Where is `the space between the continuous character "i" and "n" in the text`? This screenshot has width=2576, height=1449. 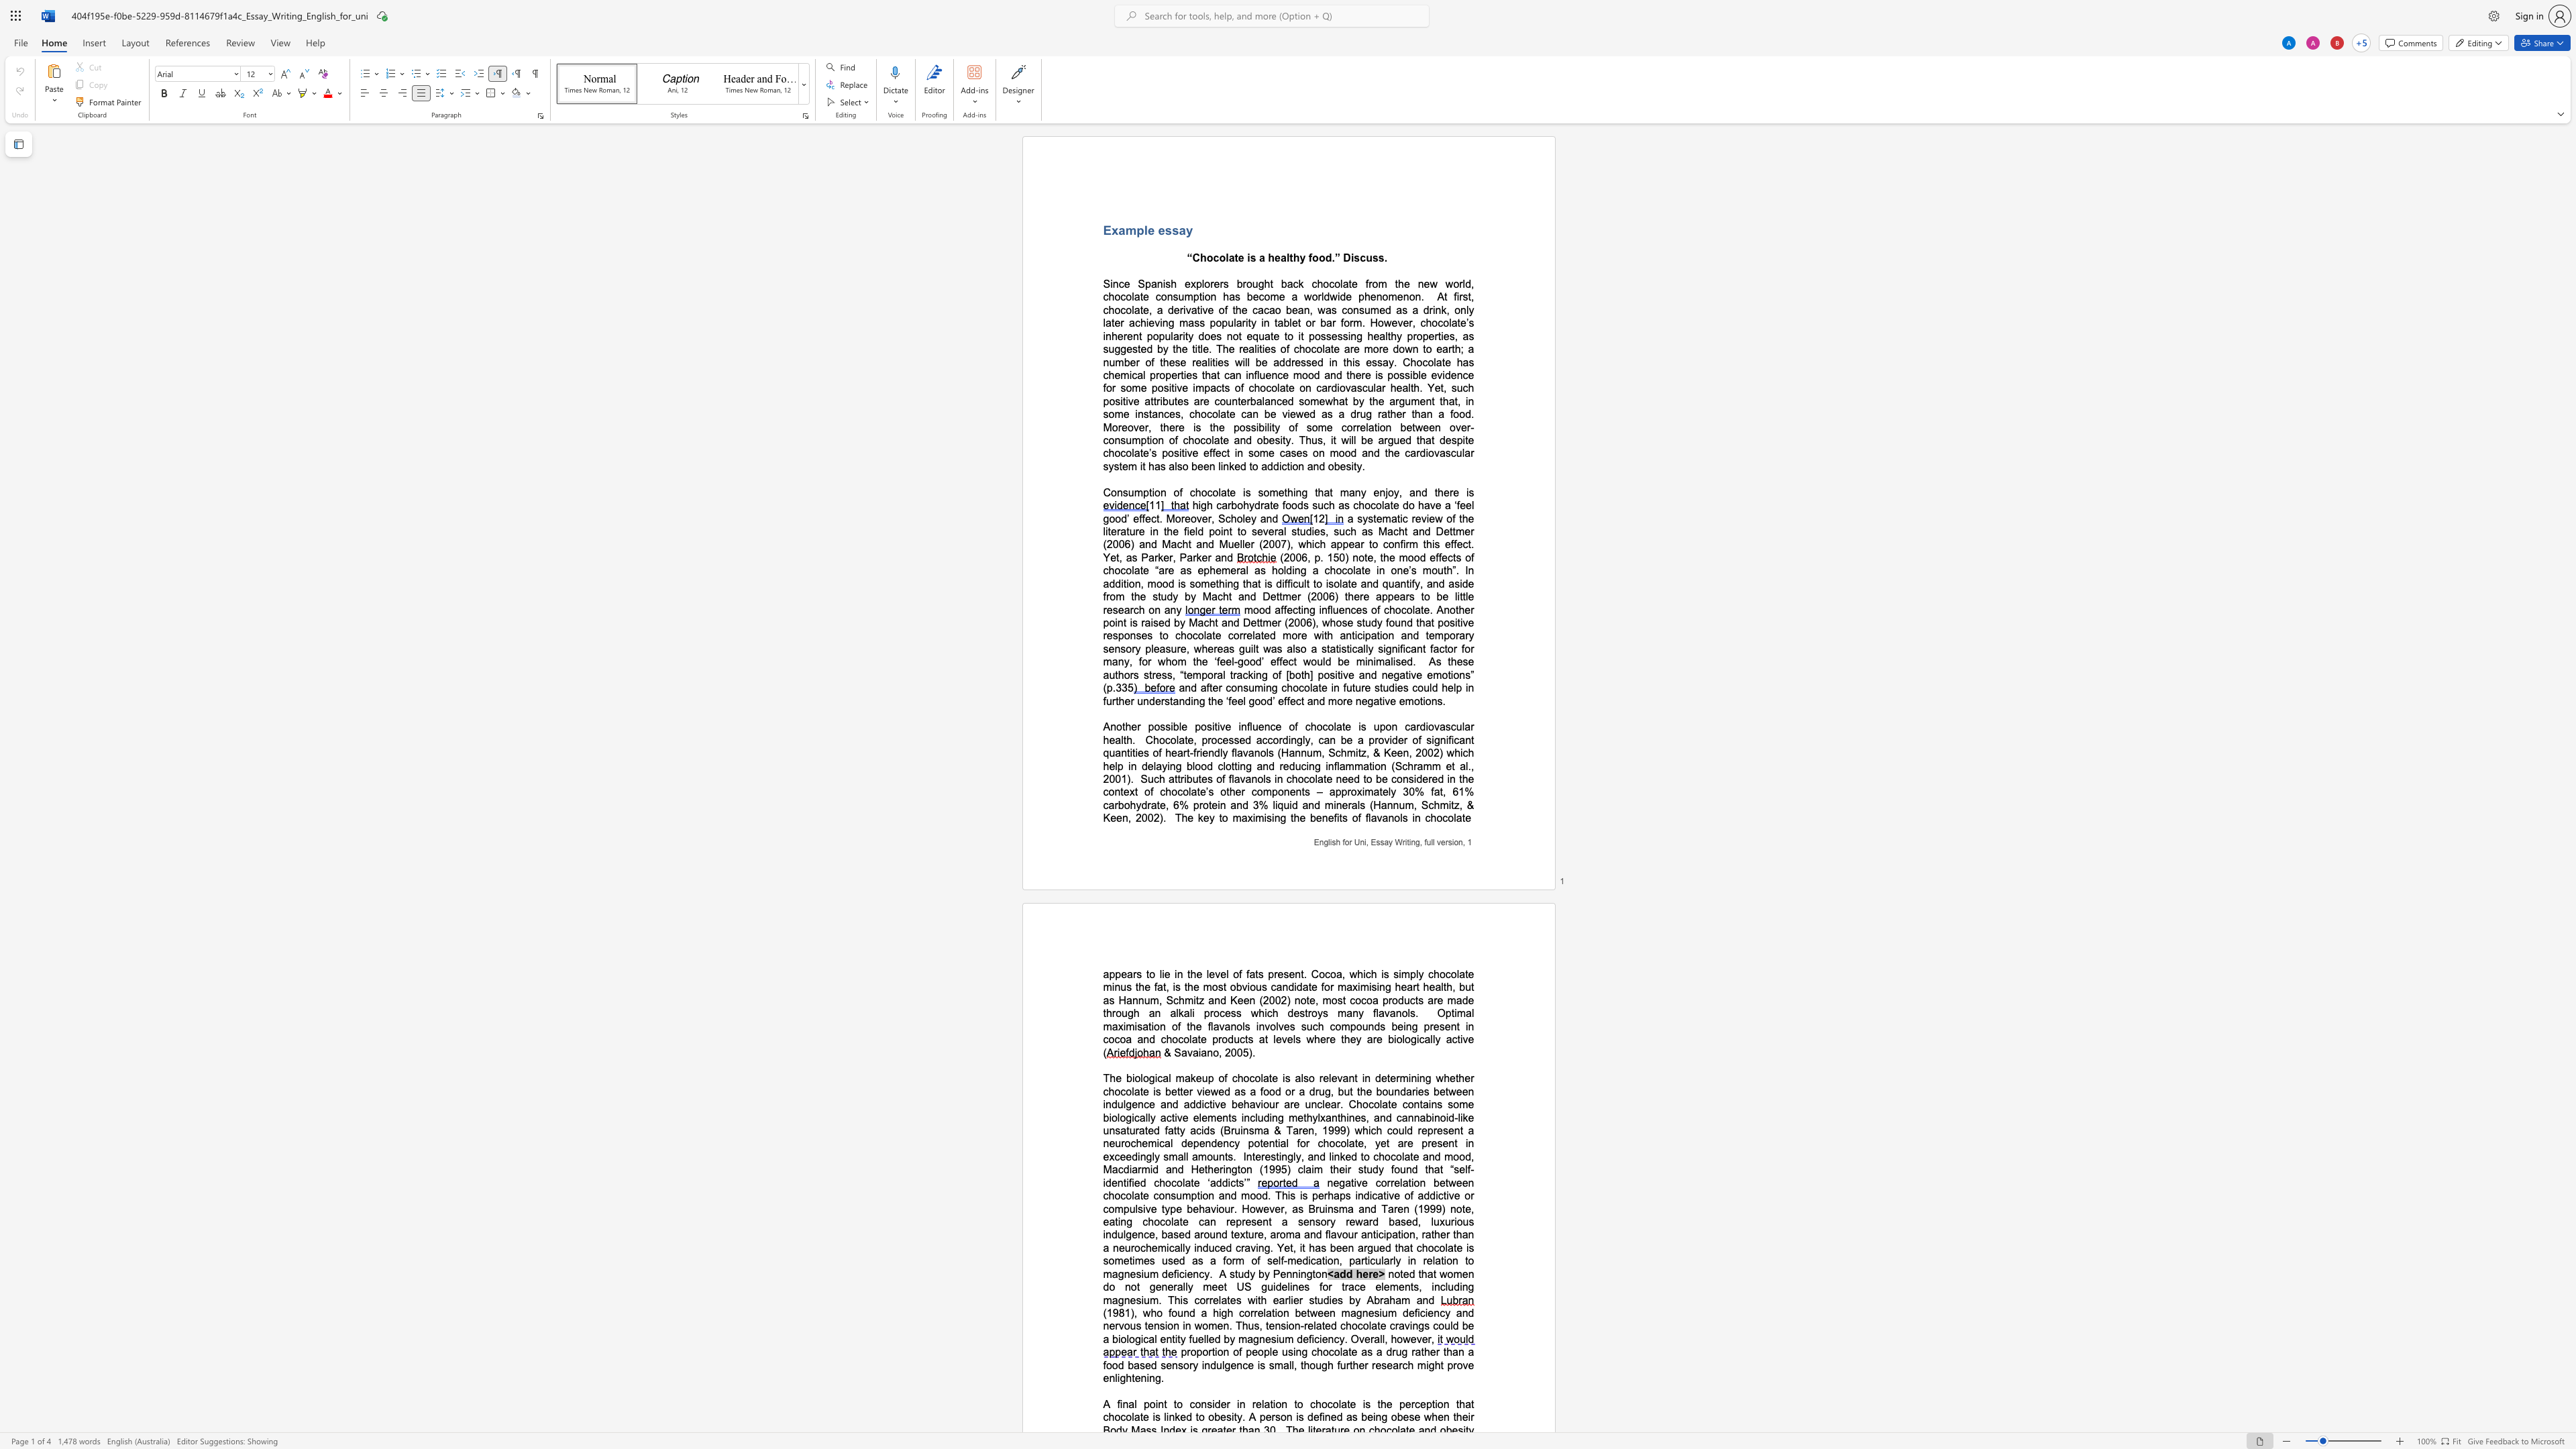 the space between the continuous character "i" and "n" in the text is located at coordinates (1226, 1169).